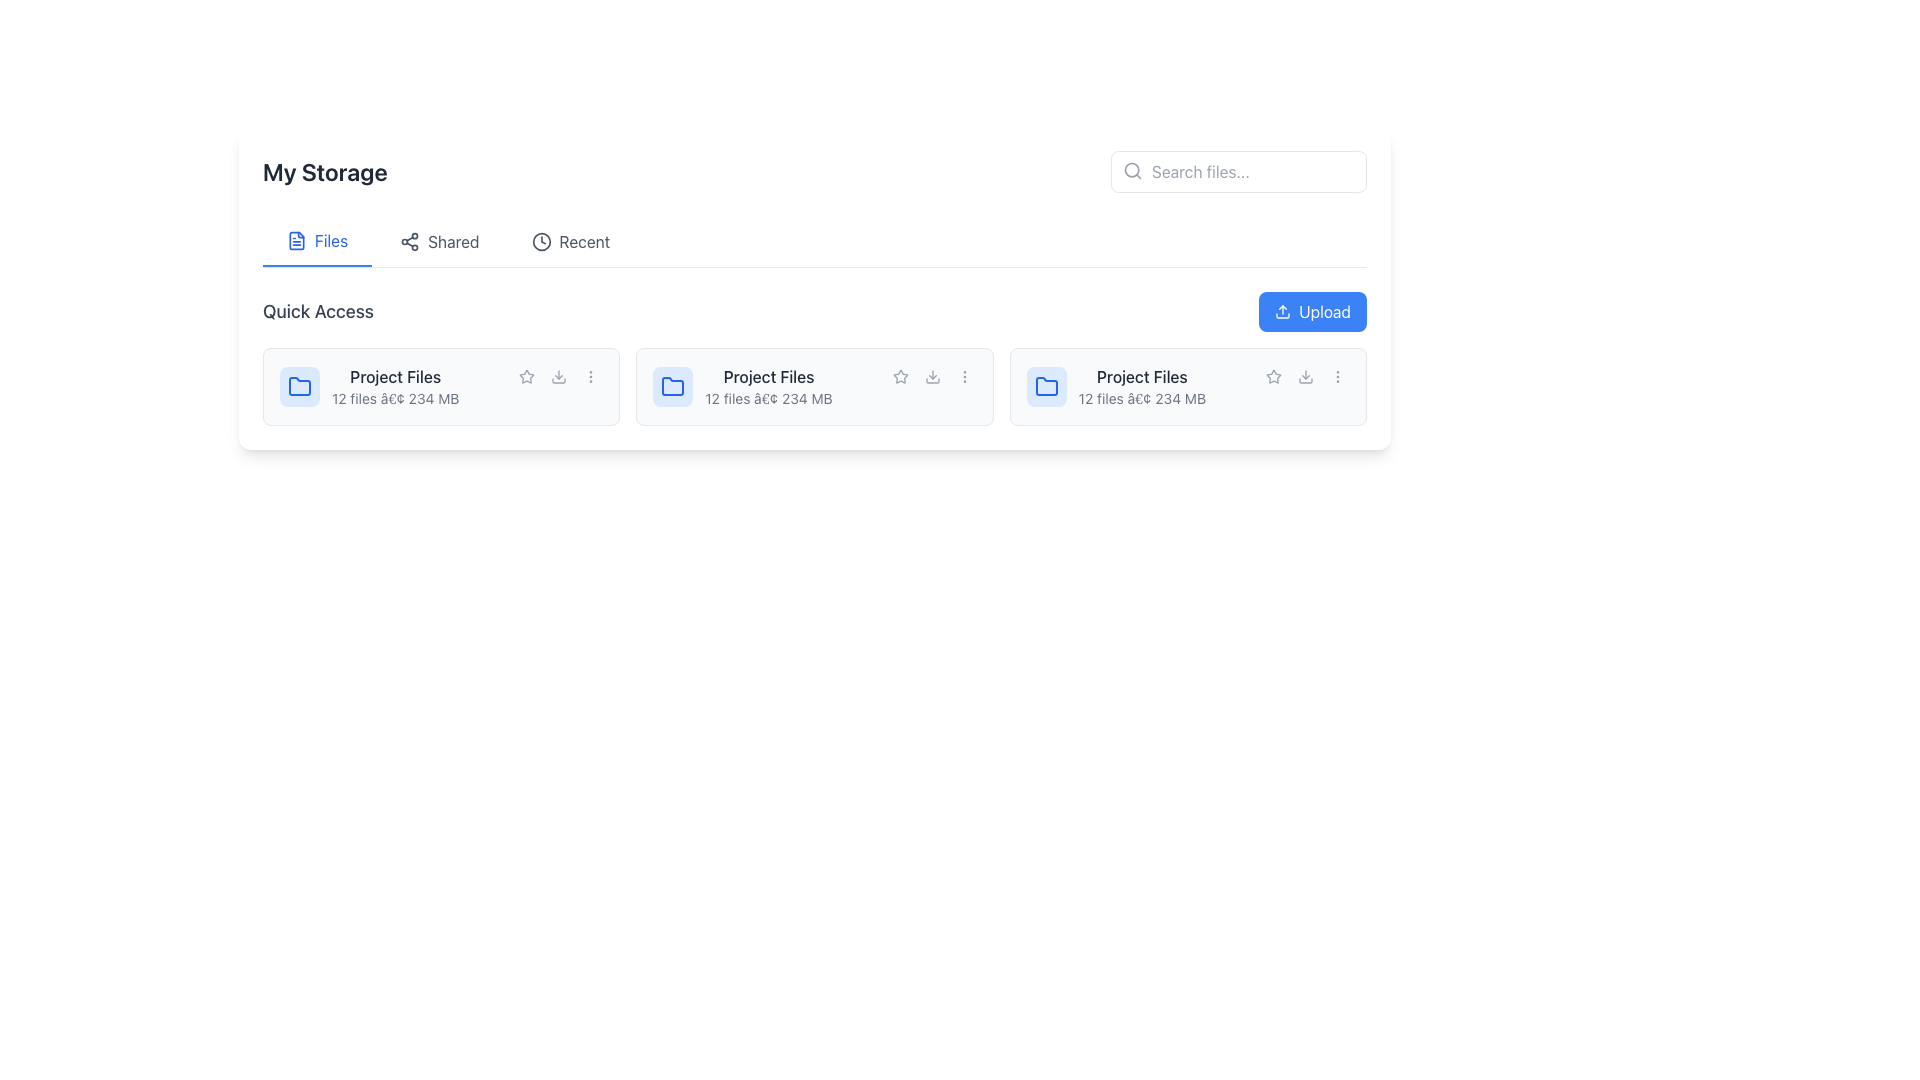 The width and height of the screenshot is (1920, 1080). Describe the element at coordinates (1272, 376) in the screenshot. I see `the star icon located between the folder icon and the download icon in the second 'Project Files' card set of the 'Quick Access' section to mark the file as favorite` at that location.